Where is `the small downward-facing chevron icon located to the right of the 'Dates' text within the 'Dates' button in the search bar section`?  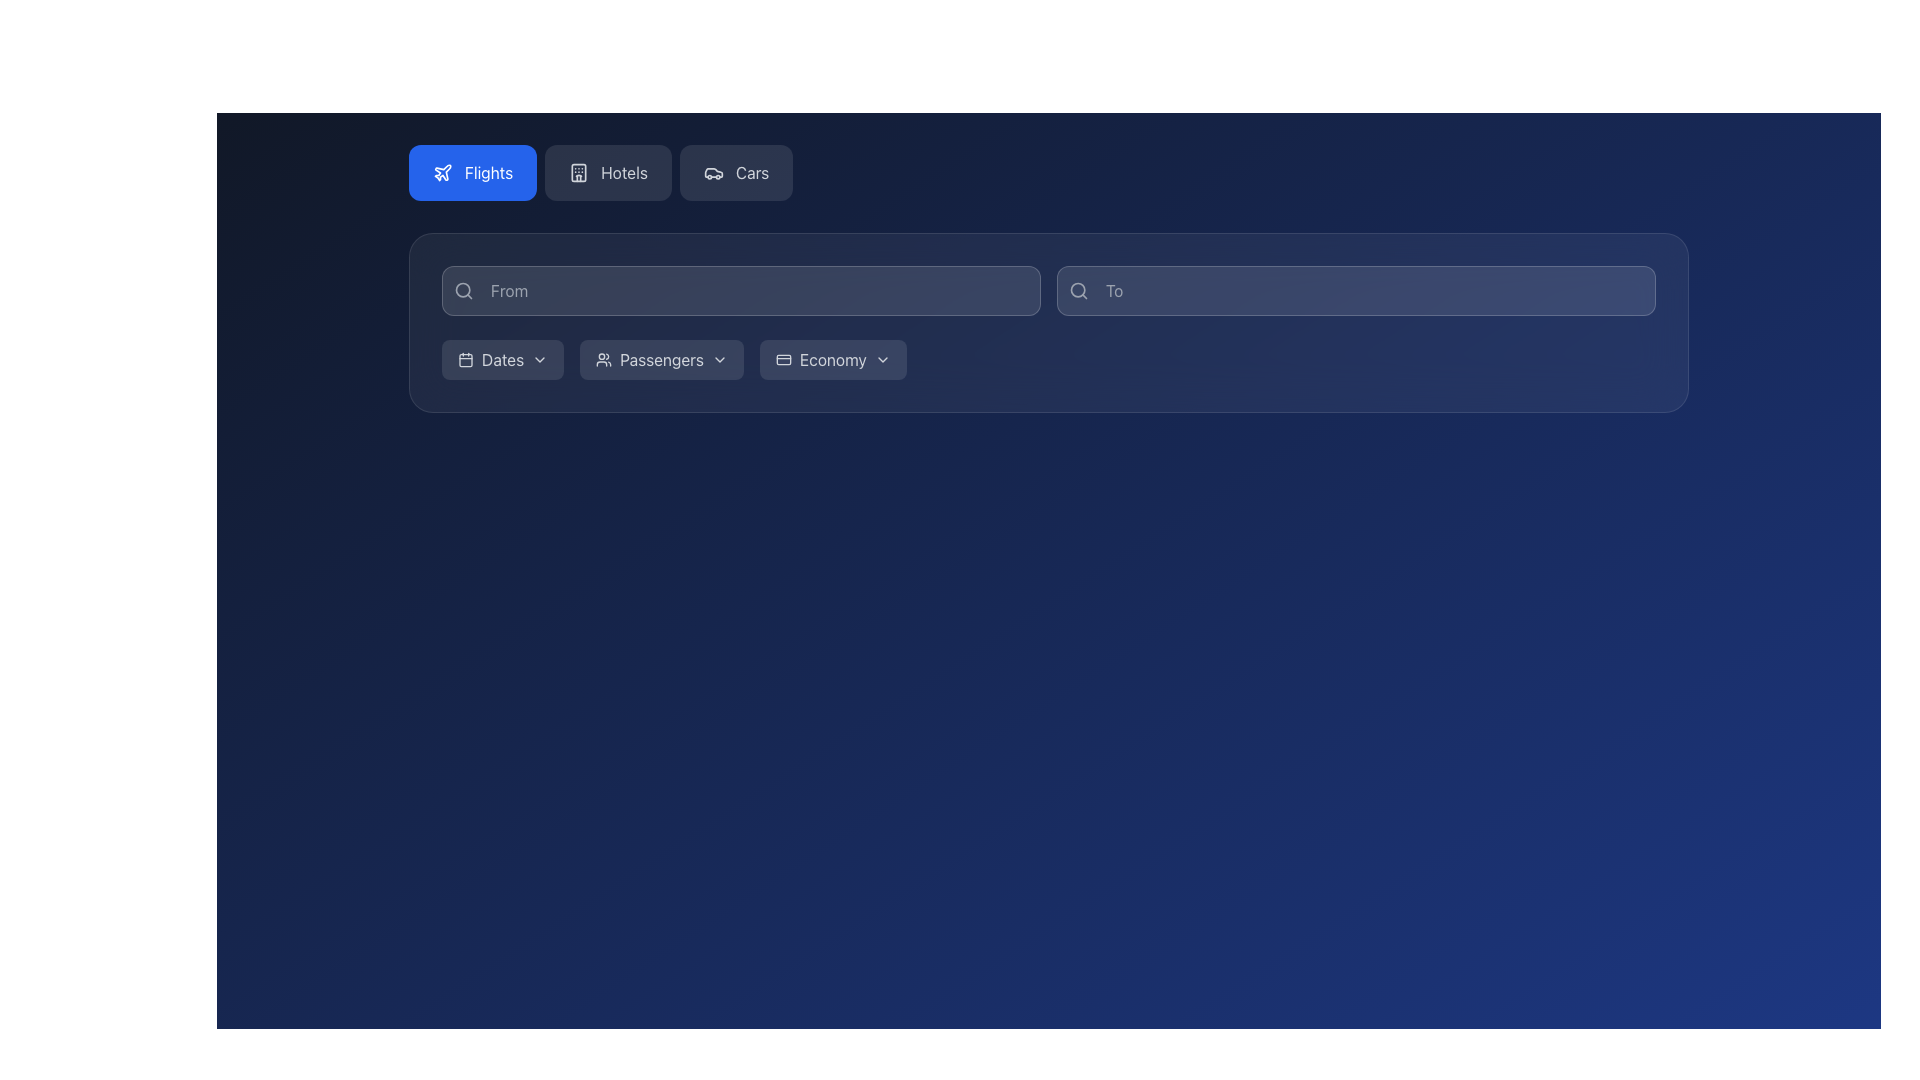
the small downward-facing chevron icon located to the right of the 'Dates' text within the 'Dates' button in the search bar section is located at coordinates (540, 358).